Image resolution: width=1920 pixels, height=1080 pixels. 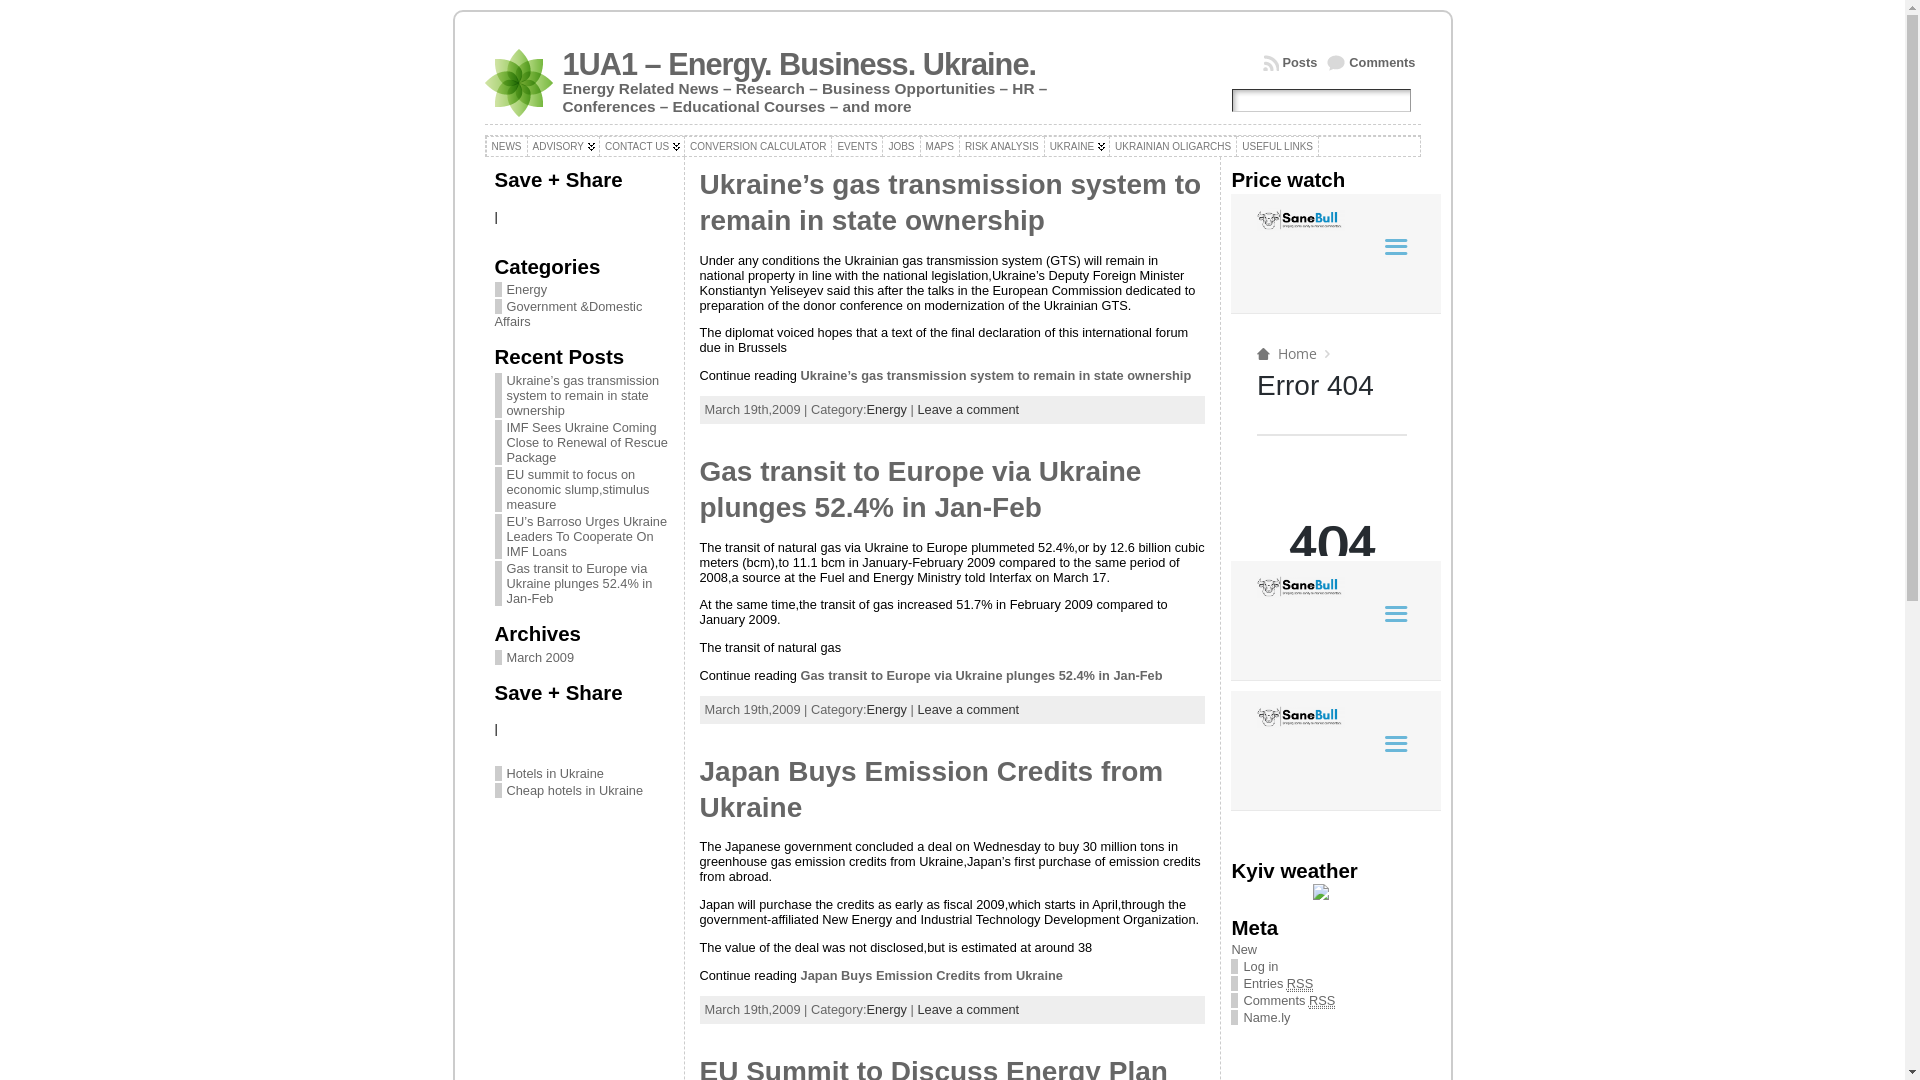 What do you see at coordinates (520, 289) in the screenshot?
I see `'Energy'` at bounding box center [520, 289].